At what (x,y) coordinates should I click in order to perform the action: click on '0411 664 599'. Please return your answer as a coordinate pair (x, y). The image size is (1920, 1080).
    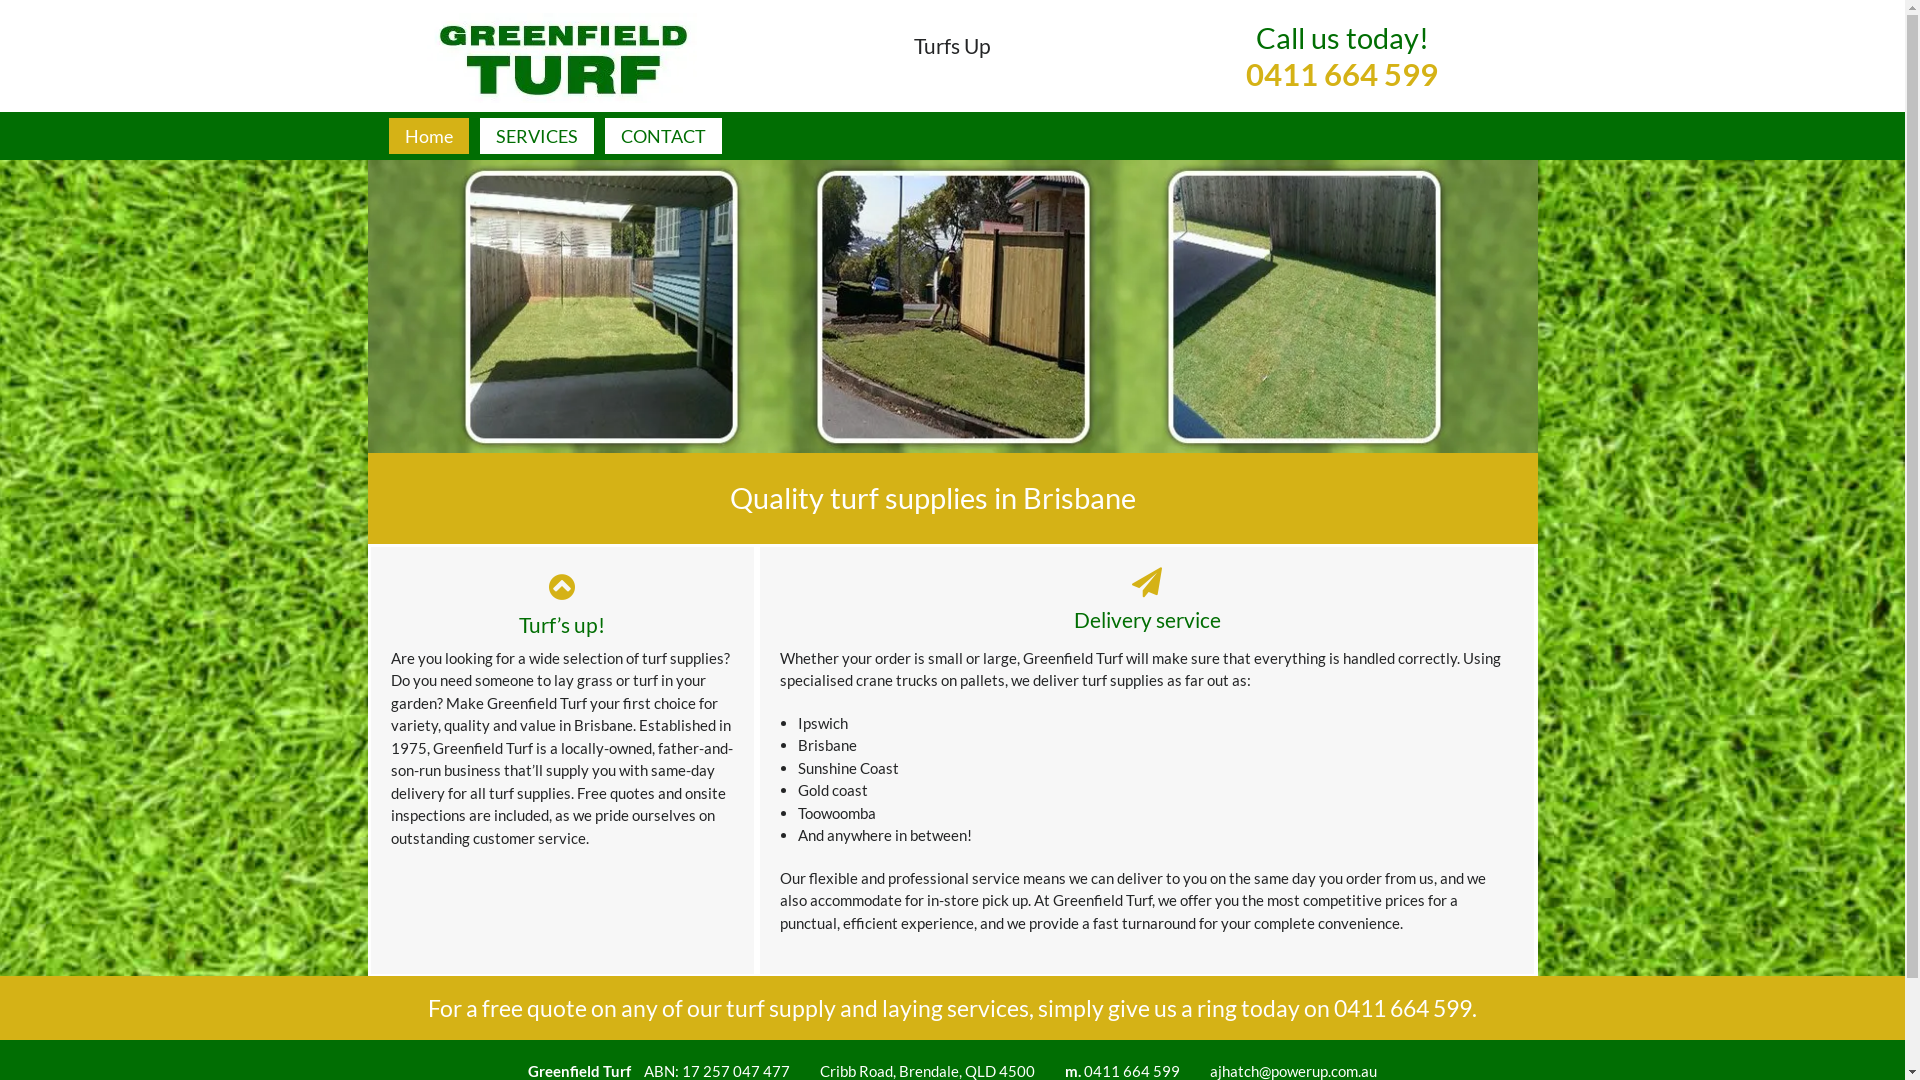
    Looking at the image, I should click on (1401, 1007).